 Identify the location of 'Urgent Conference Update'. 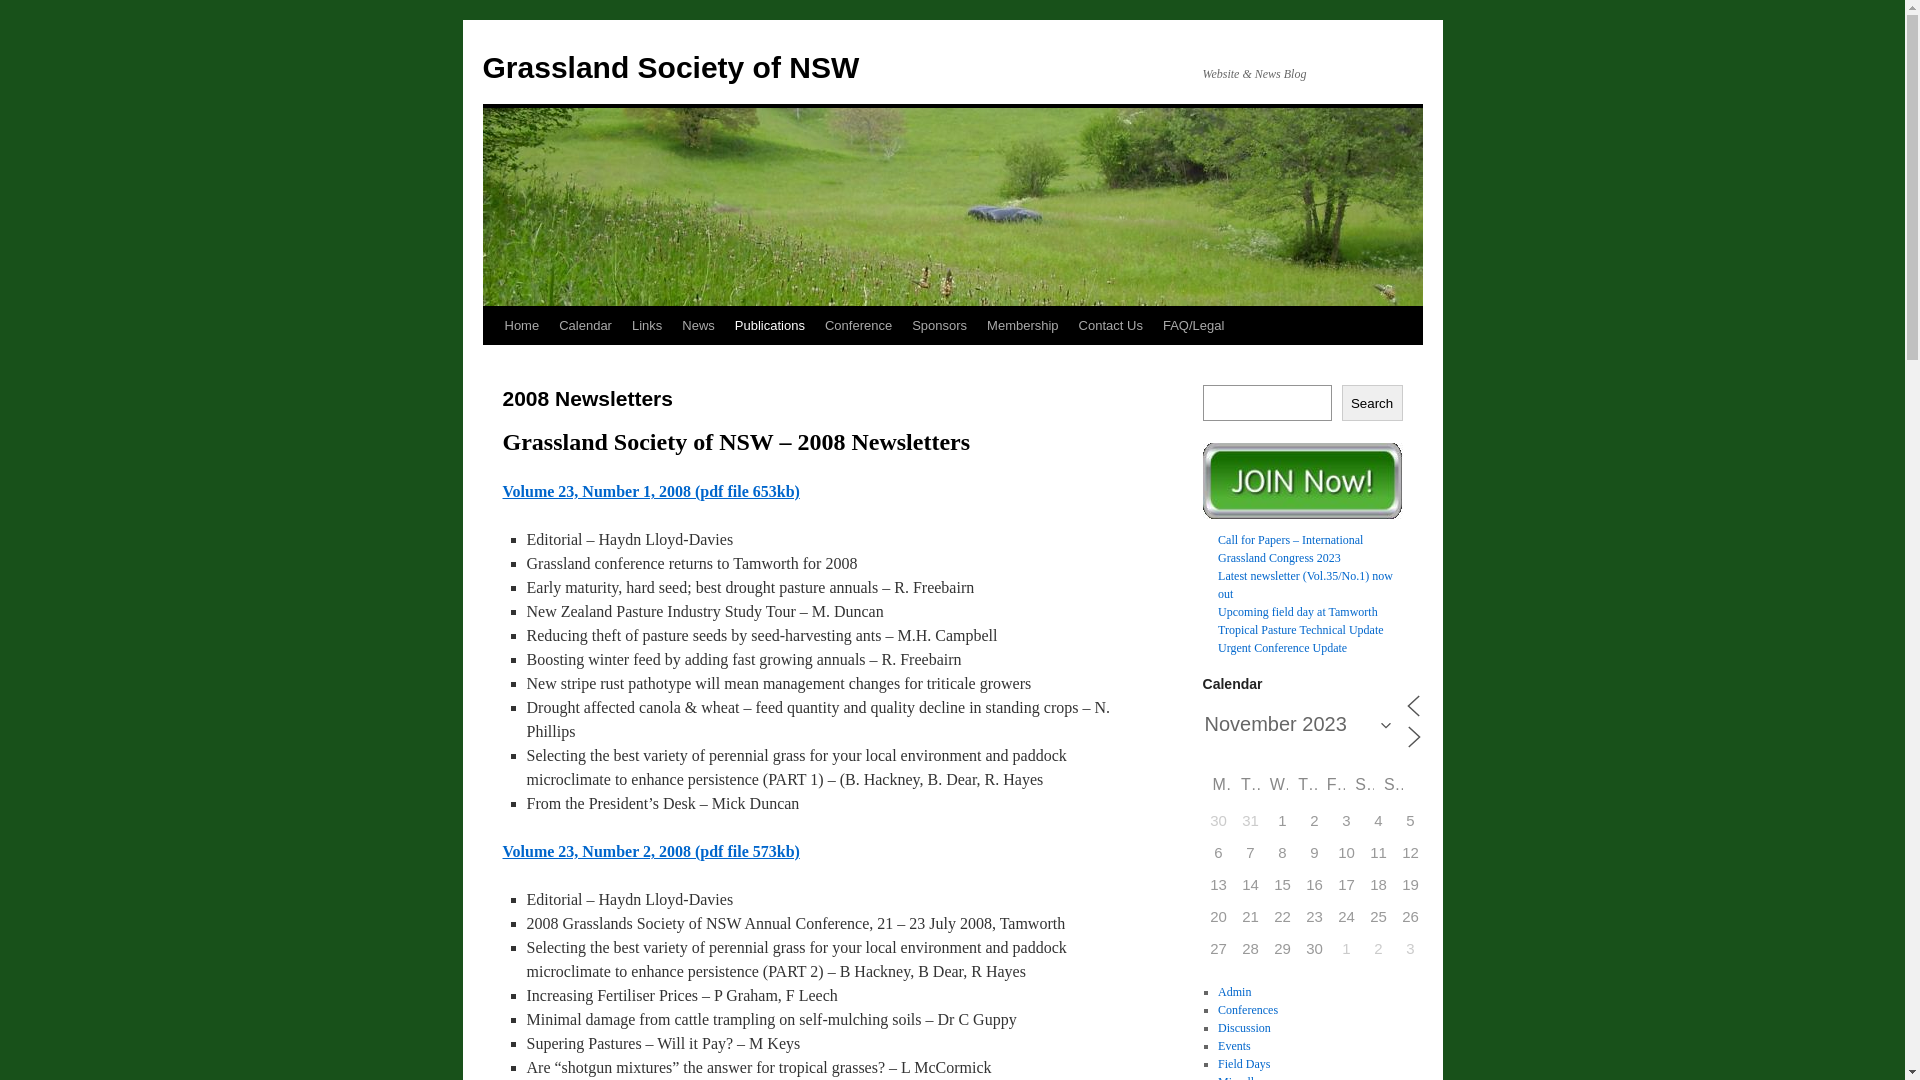
(1282, 648).